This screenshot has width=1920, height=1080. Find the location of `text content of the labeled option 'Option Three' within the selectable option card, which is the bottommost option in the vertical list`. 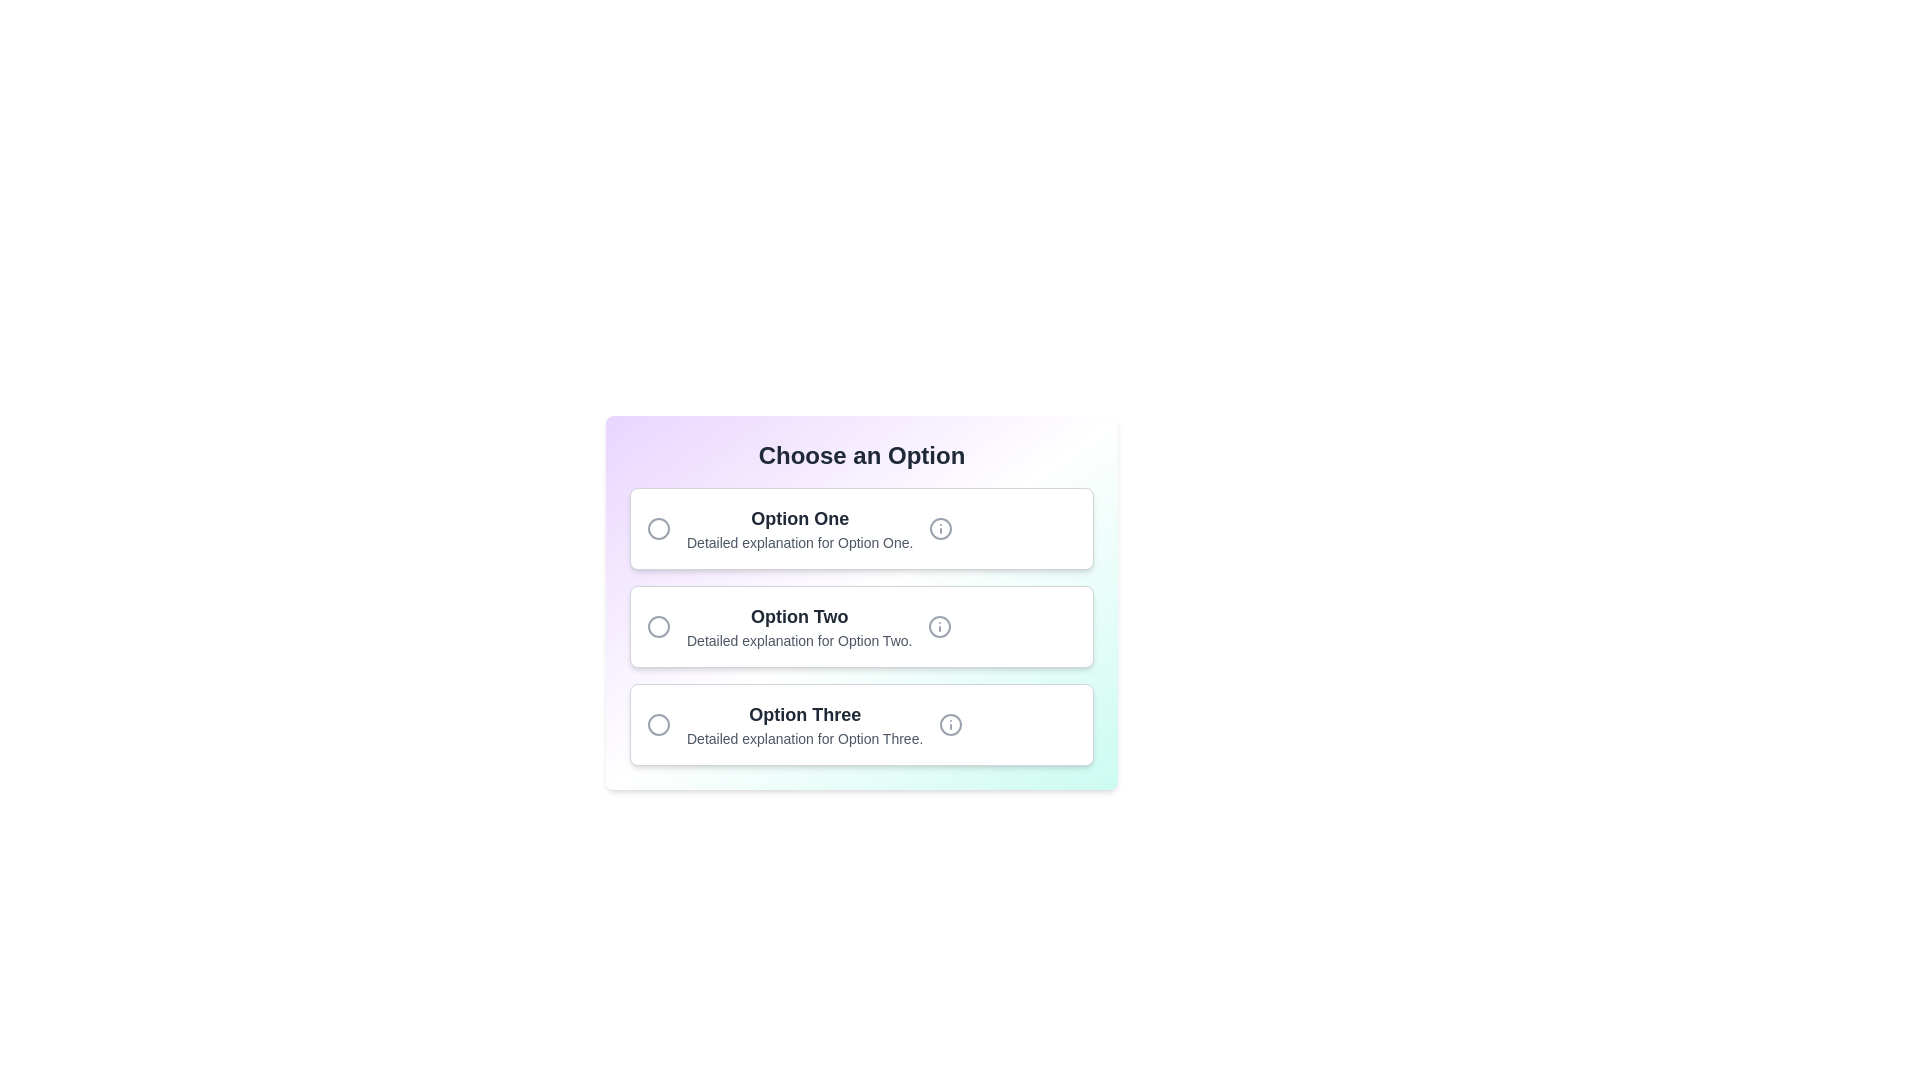

text content of the labeled option 'Option Three' within the selectable option card, which is the bottommost option in the vertical list is located at coordinates (805, 725).